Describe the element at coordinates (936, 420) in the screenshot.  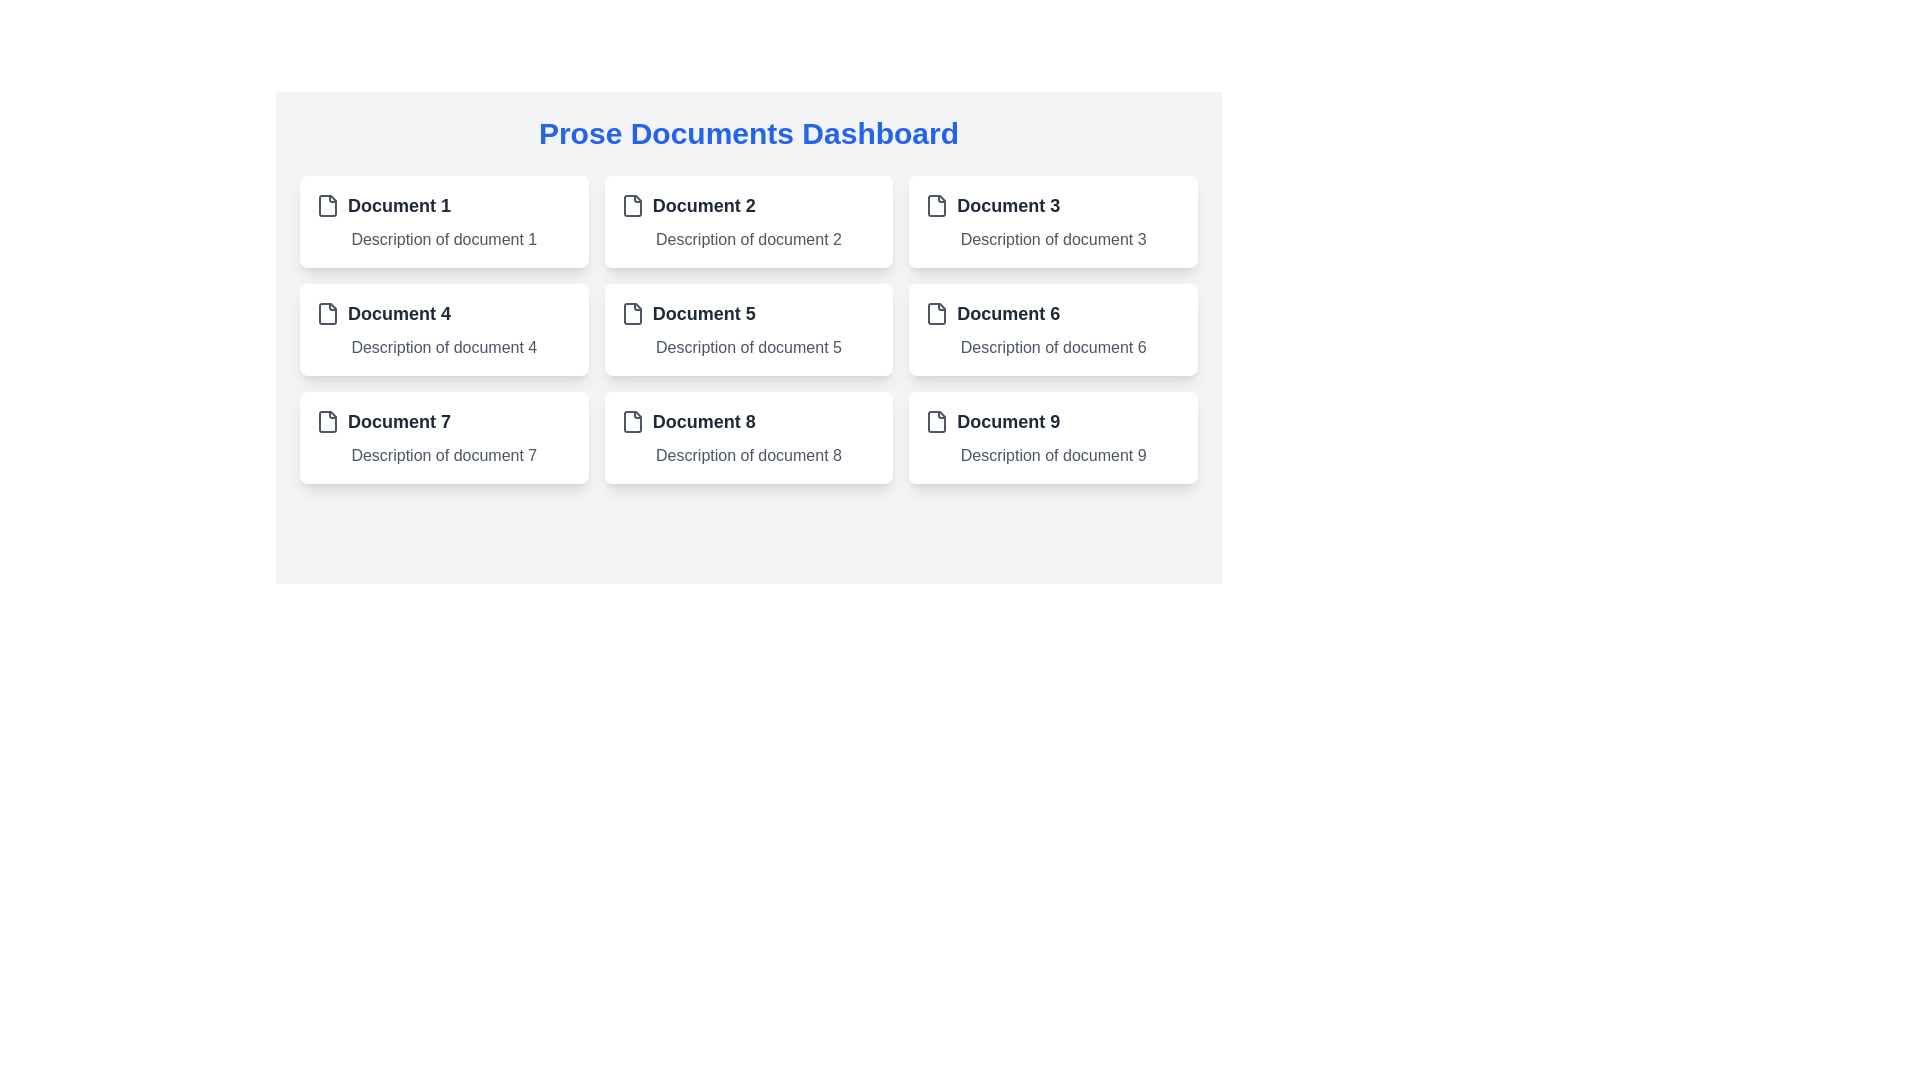
I see `the document icon located to the left of the text 'Document 9' in the bottom-right corner of the grid interface` at that location.